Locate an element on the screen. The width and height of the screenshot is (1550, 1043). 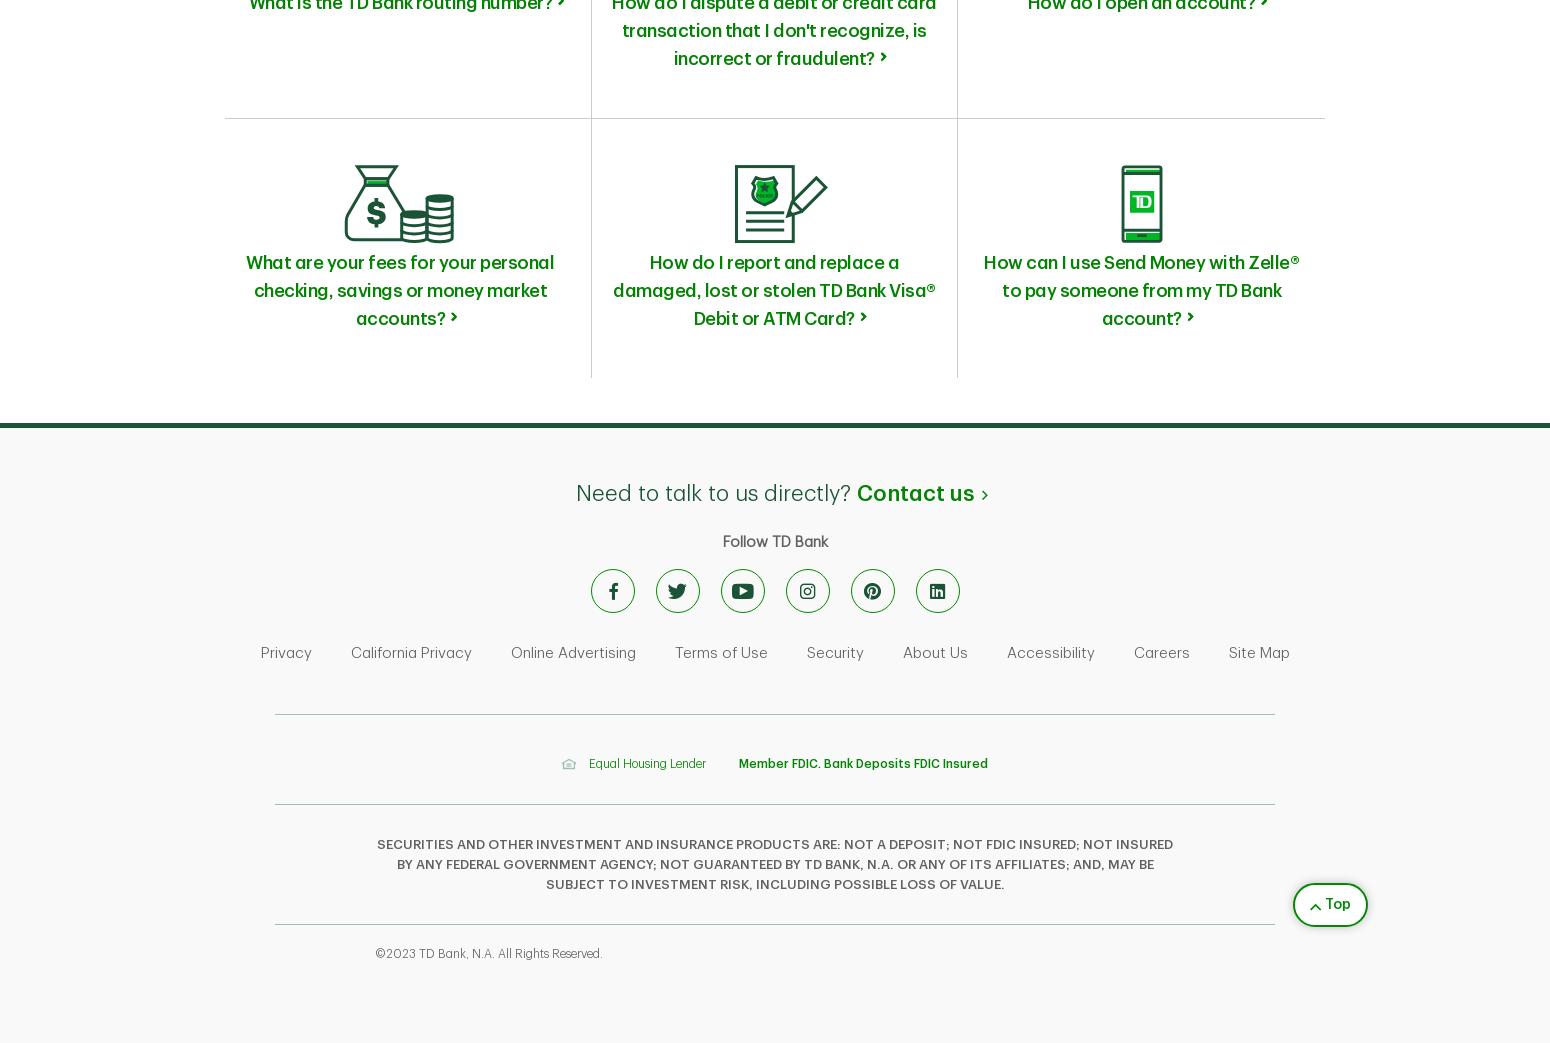
'Contact us' is located at coordinates (856, 492).